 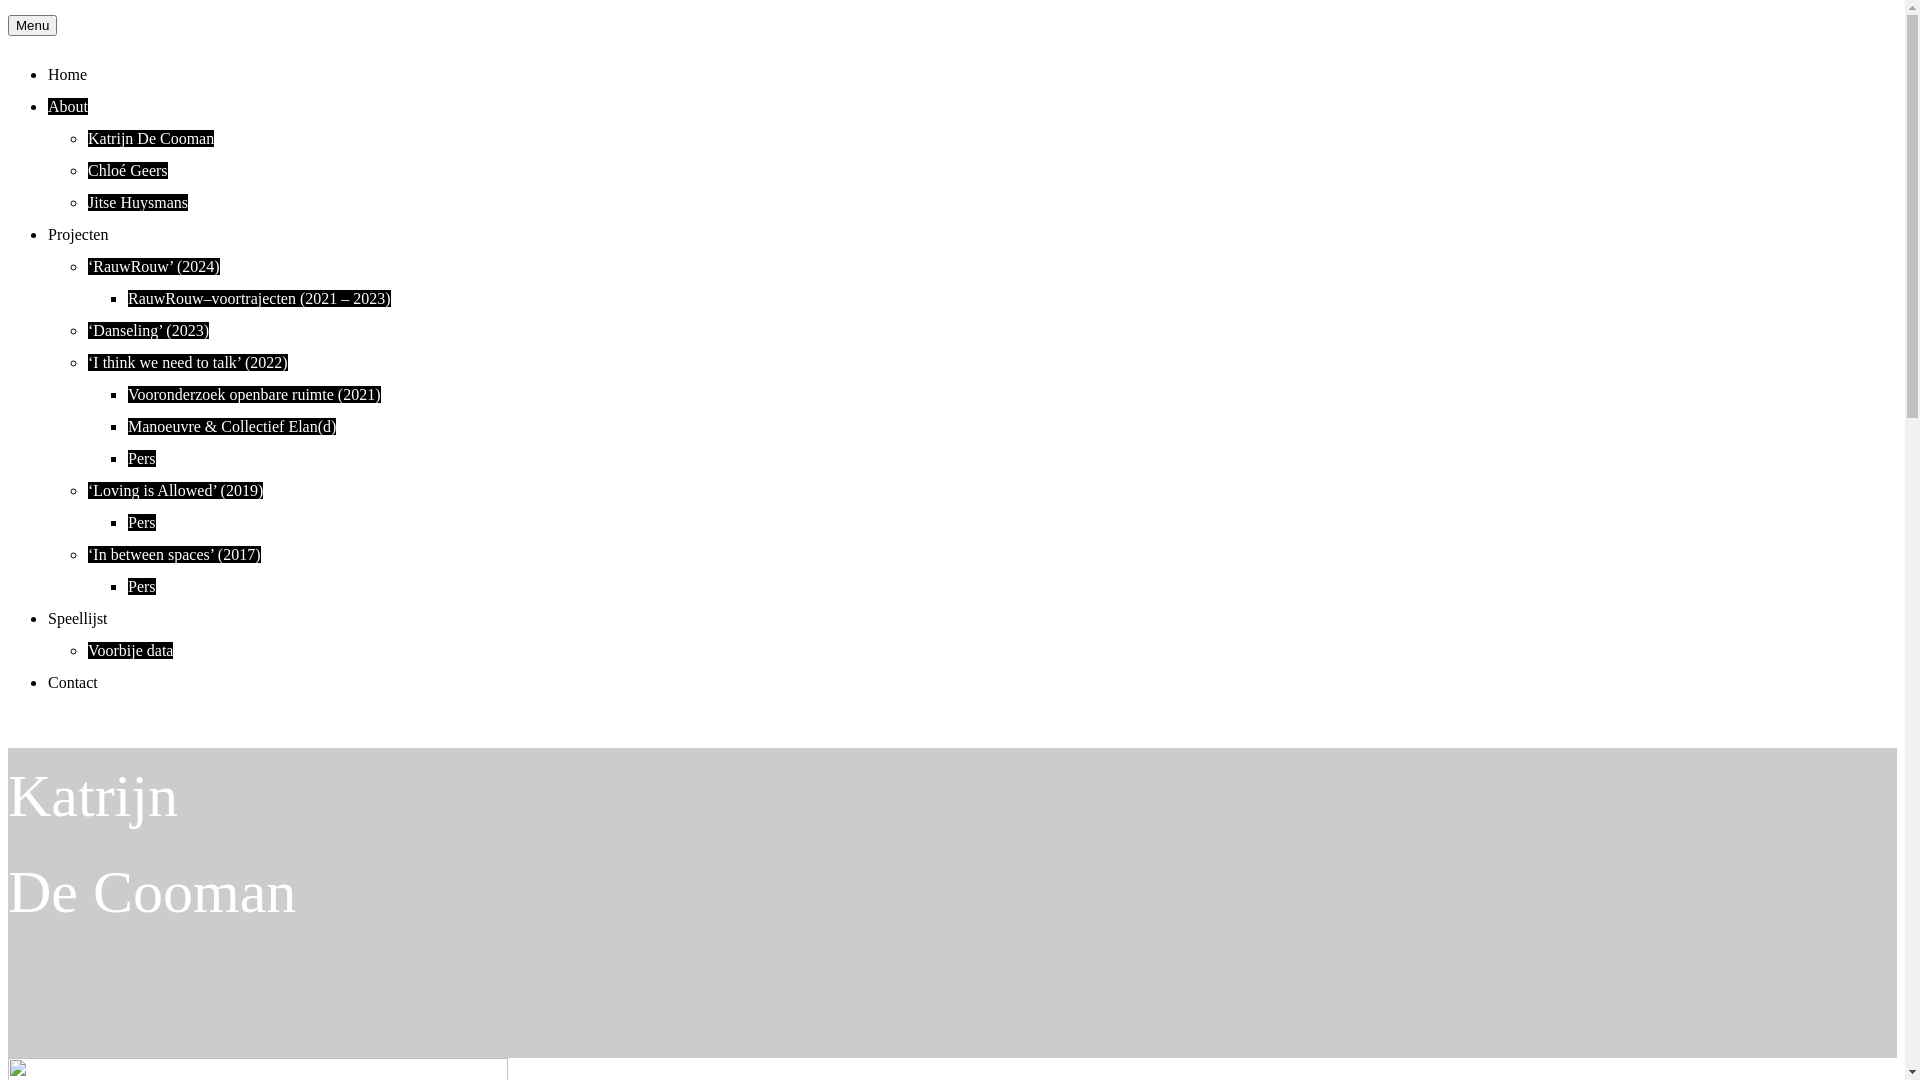 What do you see at coordinates (149, 137) in the screenshot?
I see `'Katrijn De Cooman'` at bounding box center [149, 137].